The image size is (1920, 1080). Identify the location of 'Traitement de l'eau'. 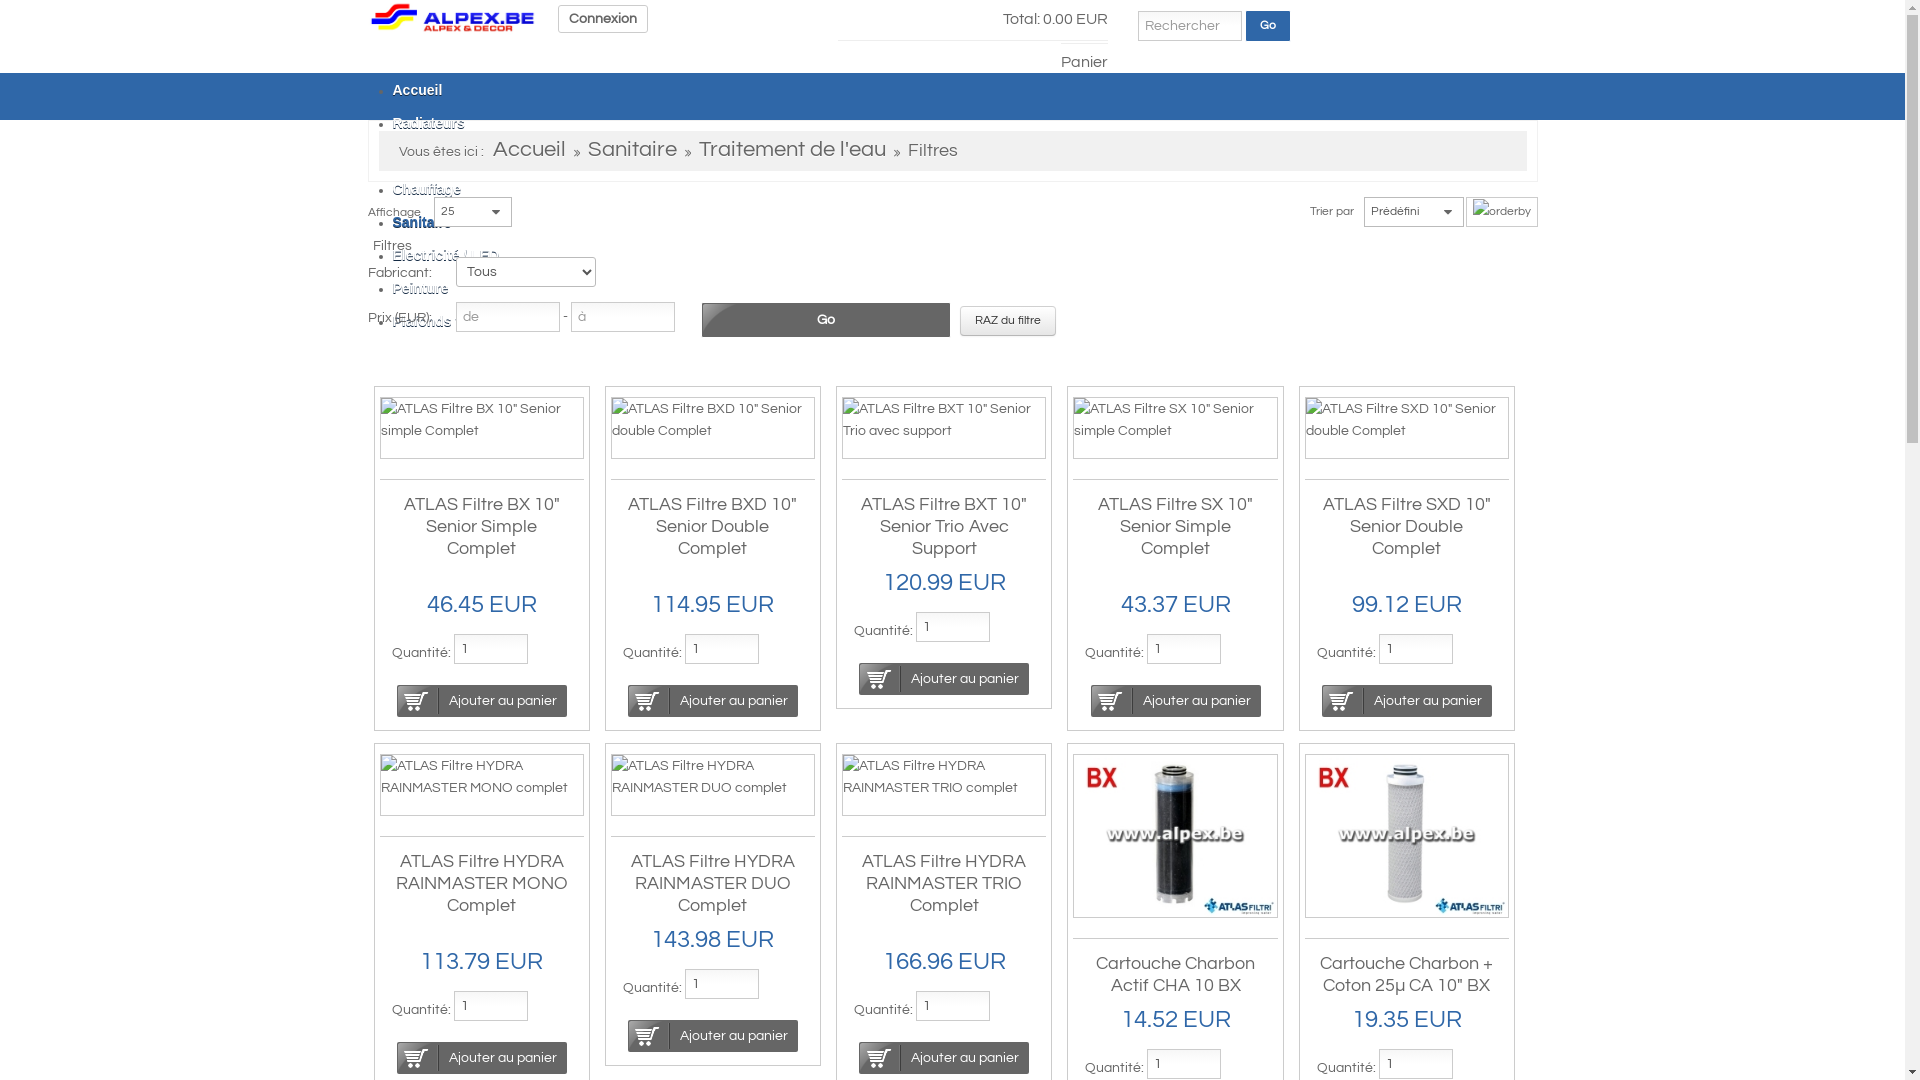
(790, 149).